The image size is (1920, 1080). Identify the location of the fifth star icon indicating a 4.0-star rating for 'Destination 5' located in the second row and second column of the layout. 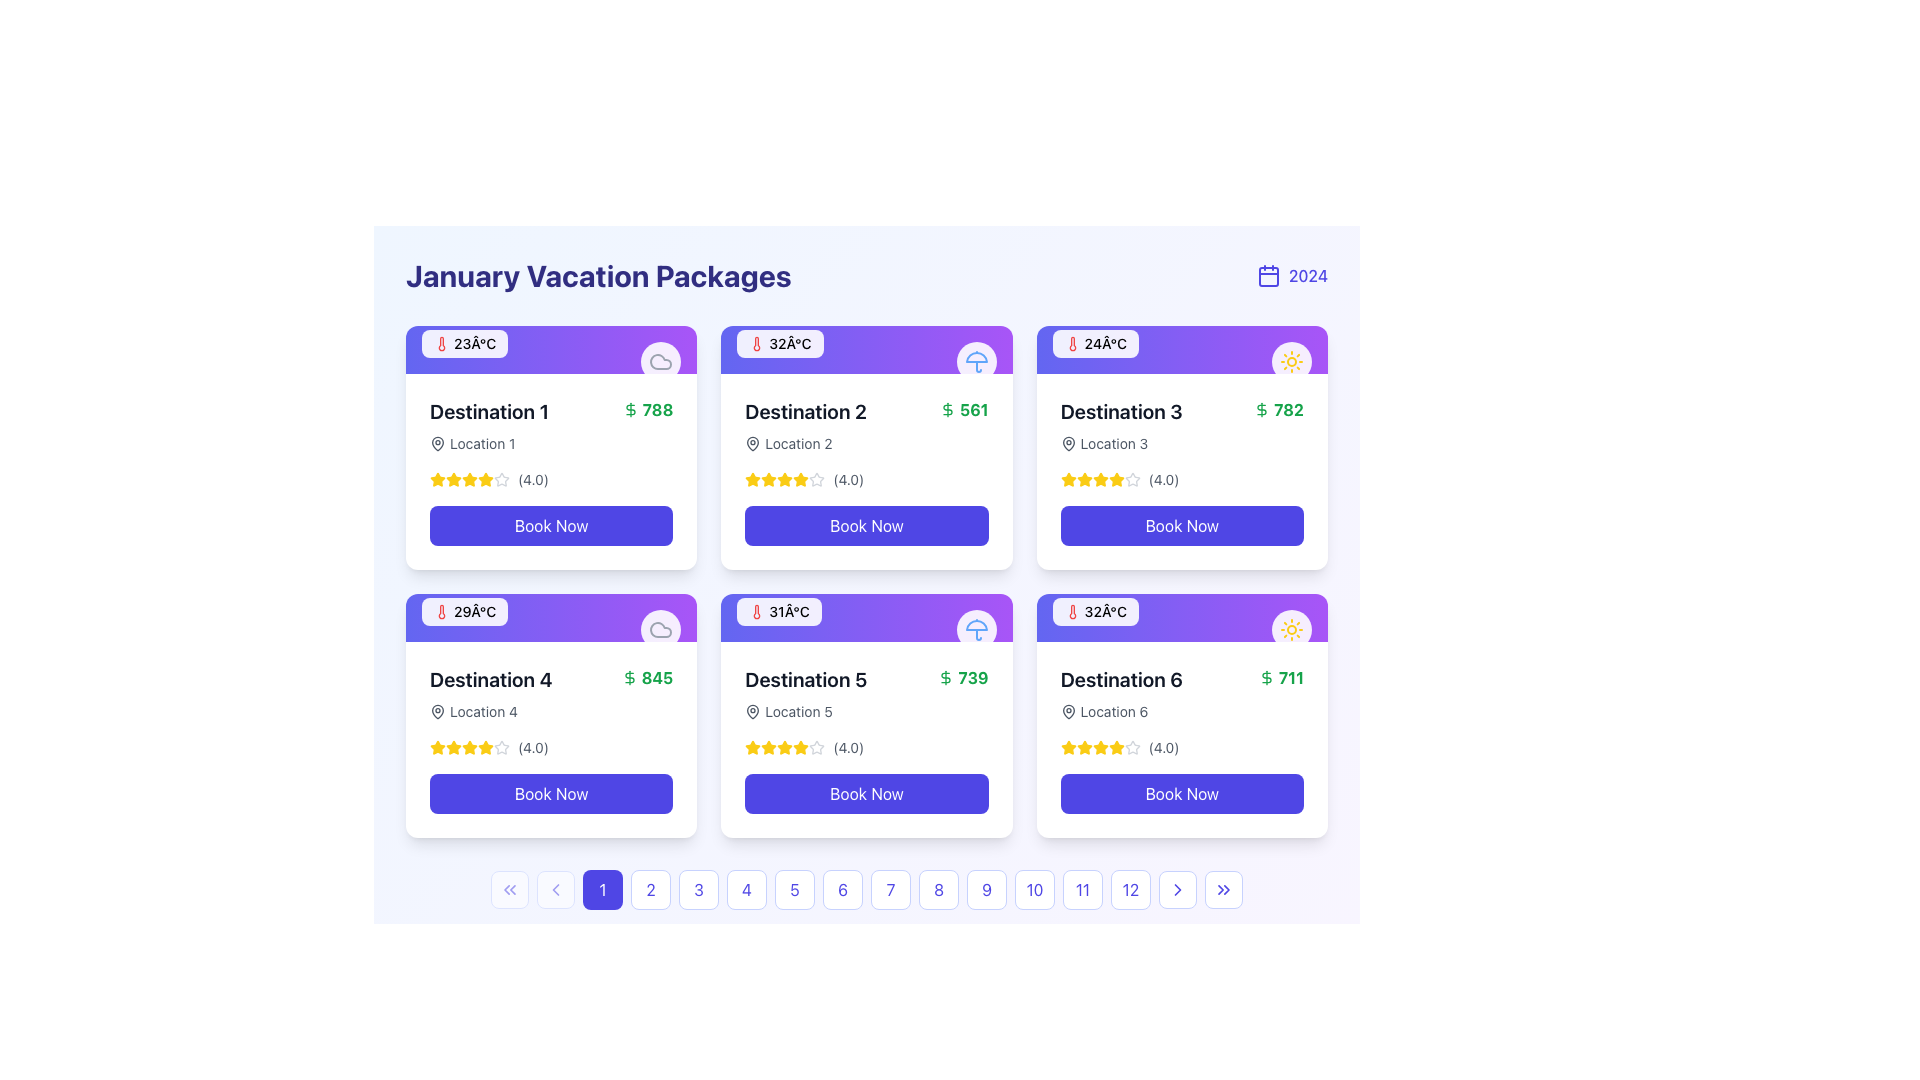
(817, 748).